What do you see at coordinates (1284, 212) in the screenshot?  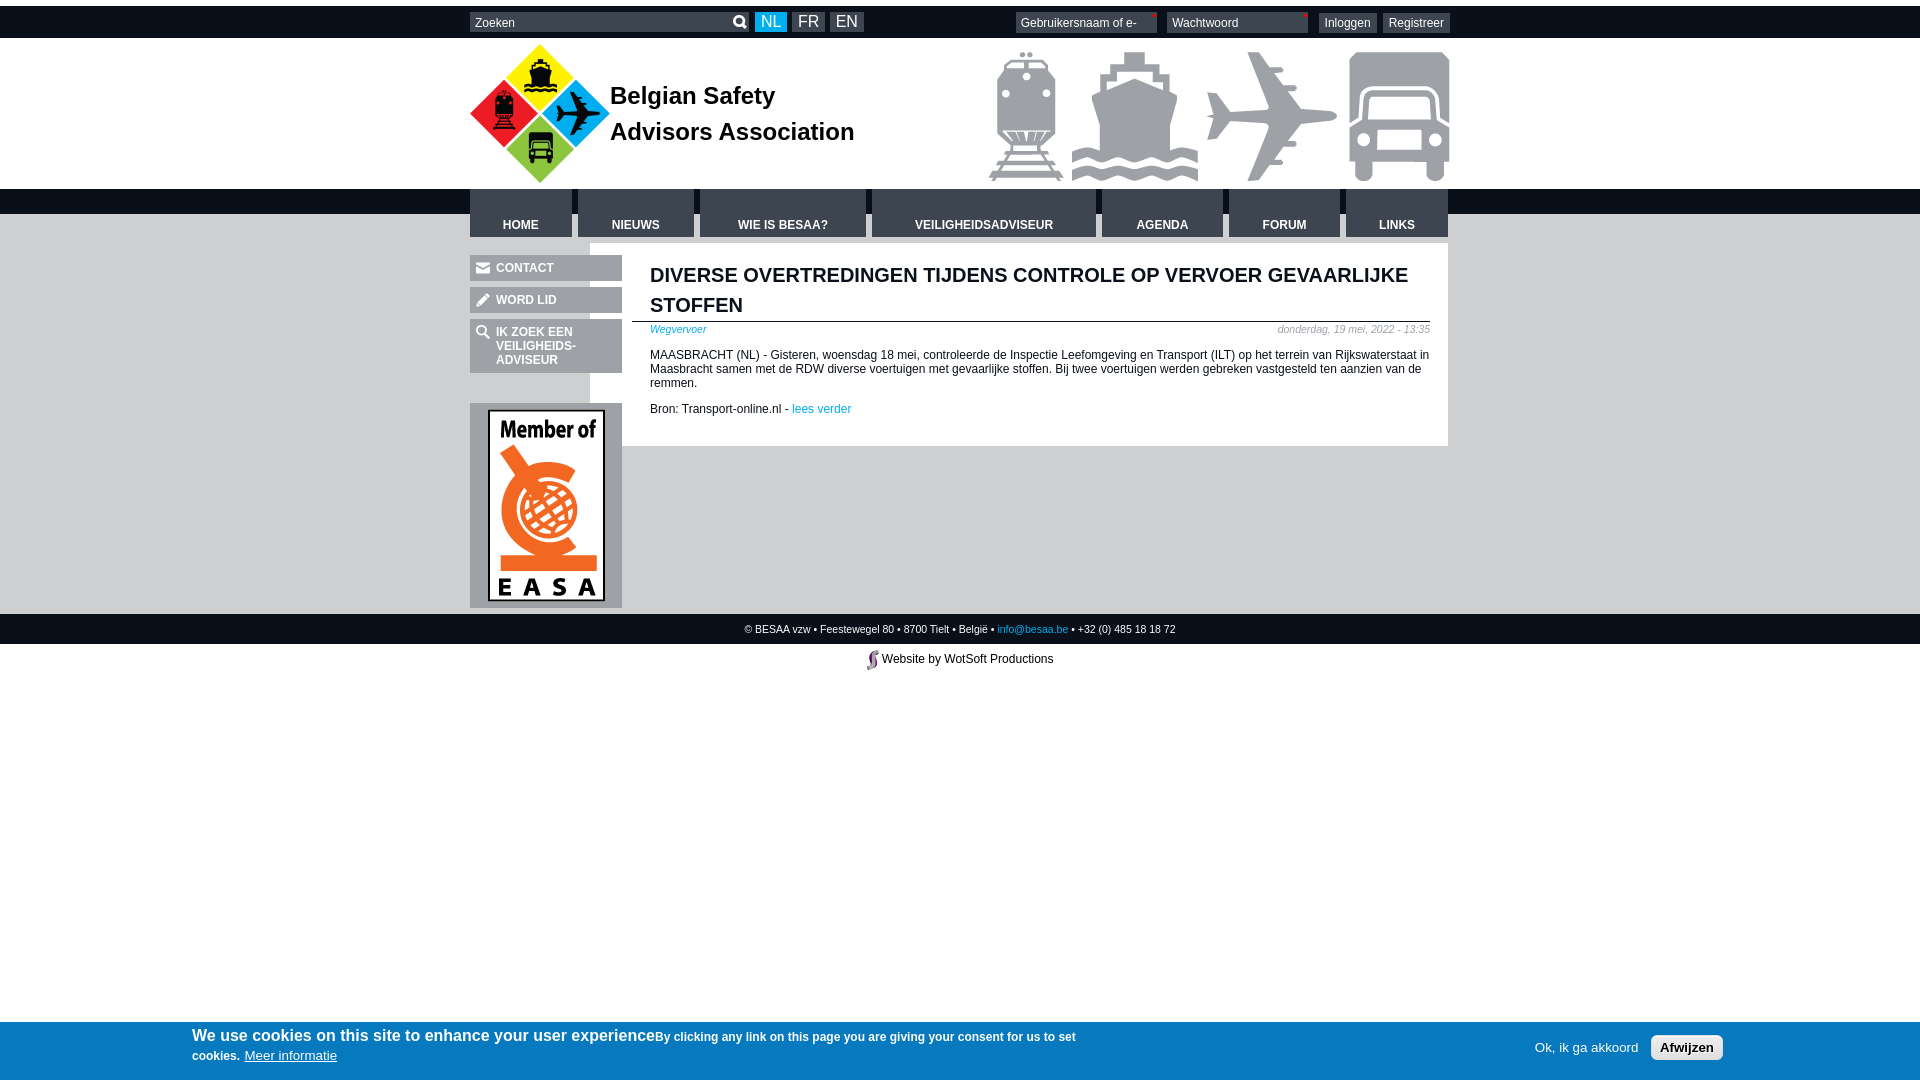 I see `'FORUM'` at bounding box center [1284, 212].